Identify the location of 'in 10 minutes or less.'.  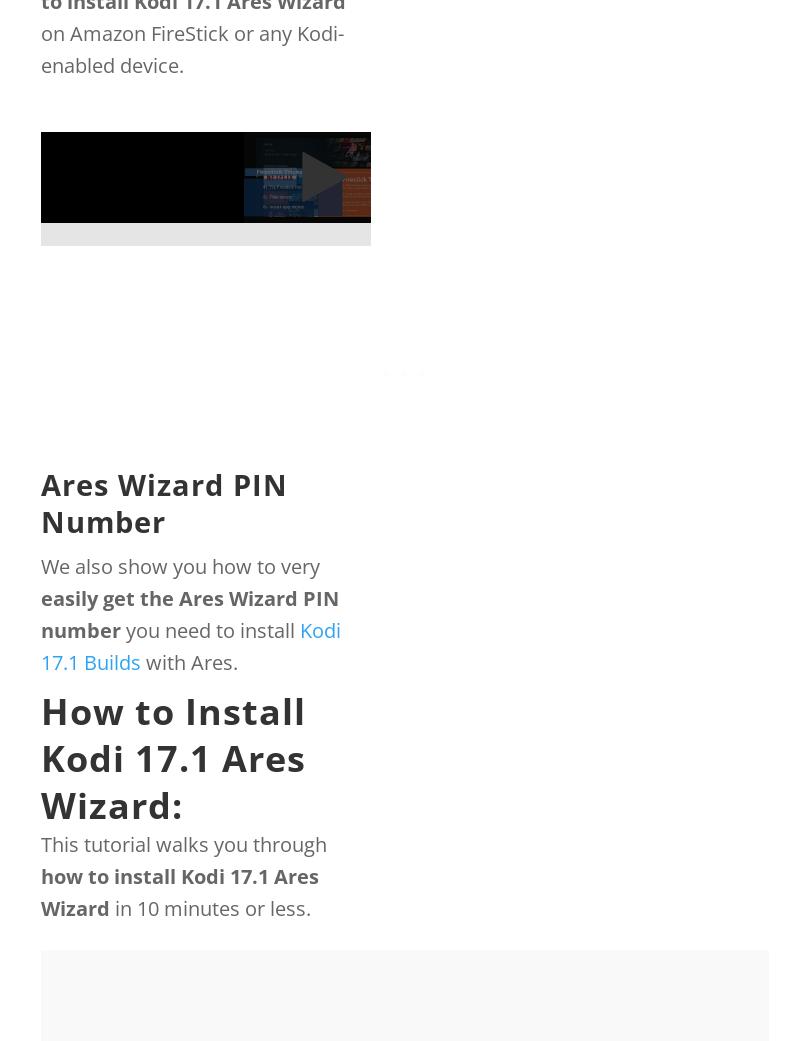
(209, 907).